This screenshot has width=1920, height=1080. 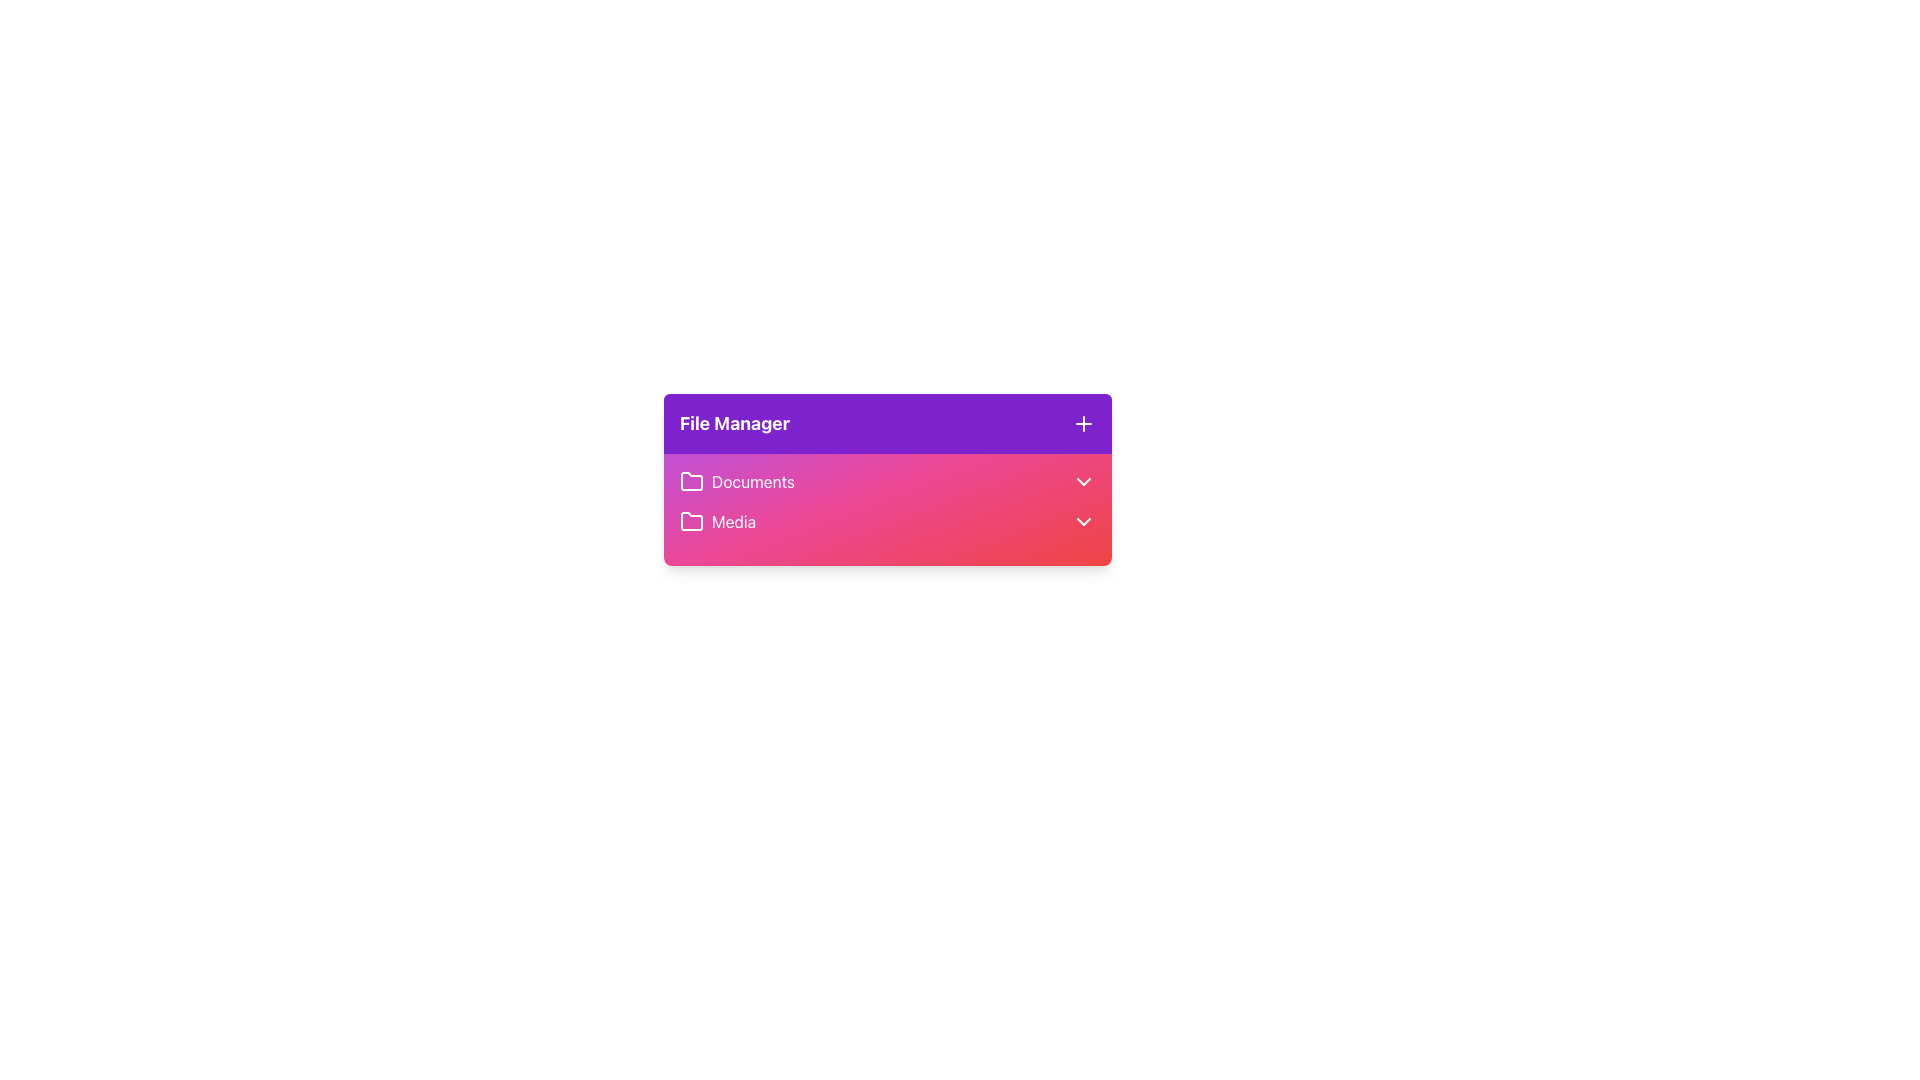 What do you see at coordinates (1083, 482) in the screenshot?
I see `the downward-pointing chevron icon on the right side of the 'Documents' row in the 'File Manager'` at bounding box center [1083, 482].